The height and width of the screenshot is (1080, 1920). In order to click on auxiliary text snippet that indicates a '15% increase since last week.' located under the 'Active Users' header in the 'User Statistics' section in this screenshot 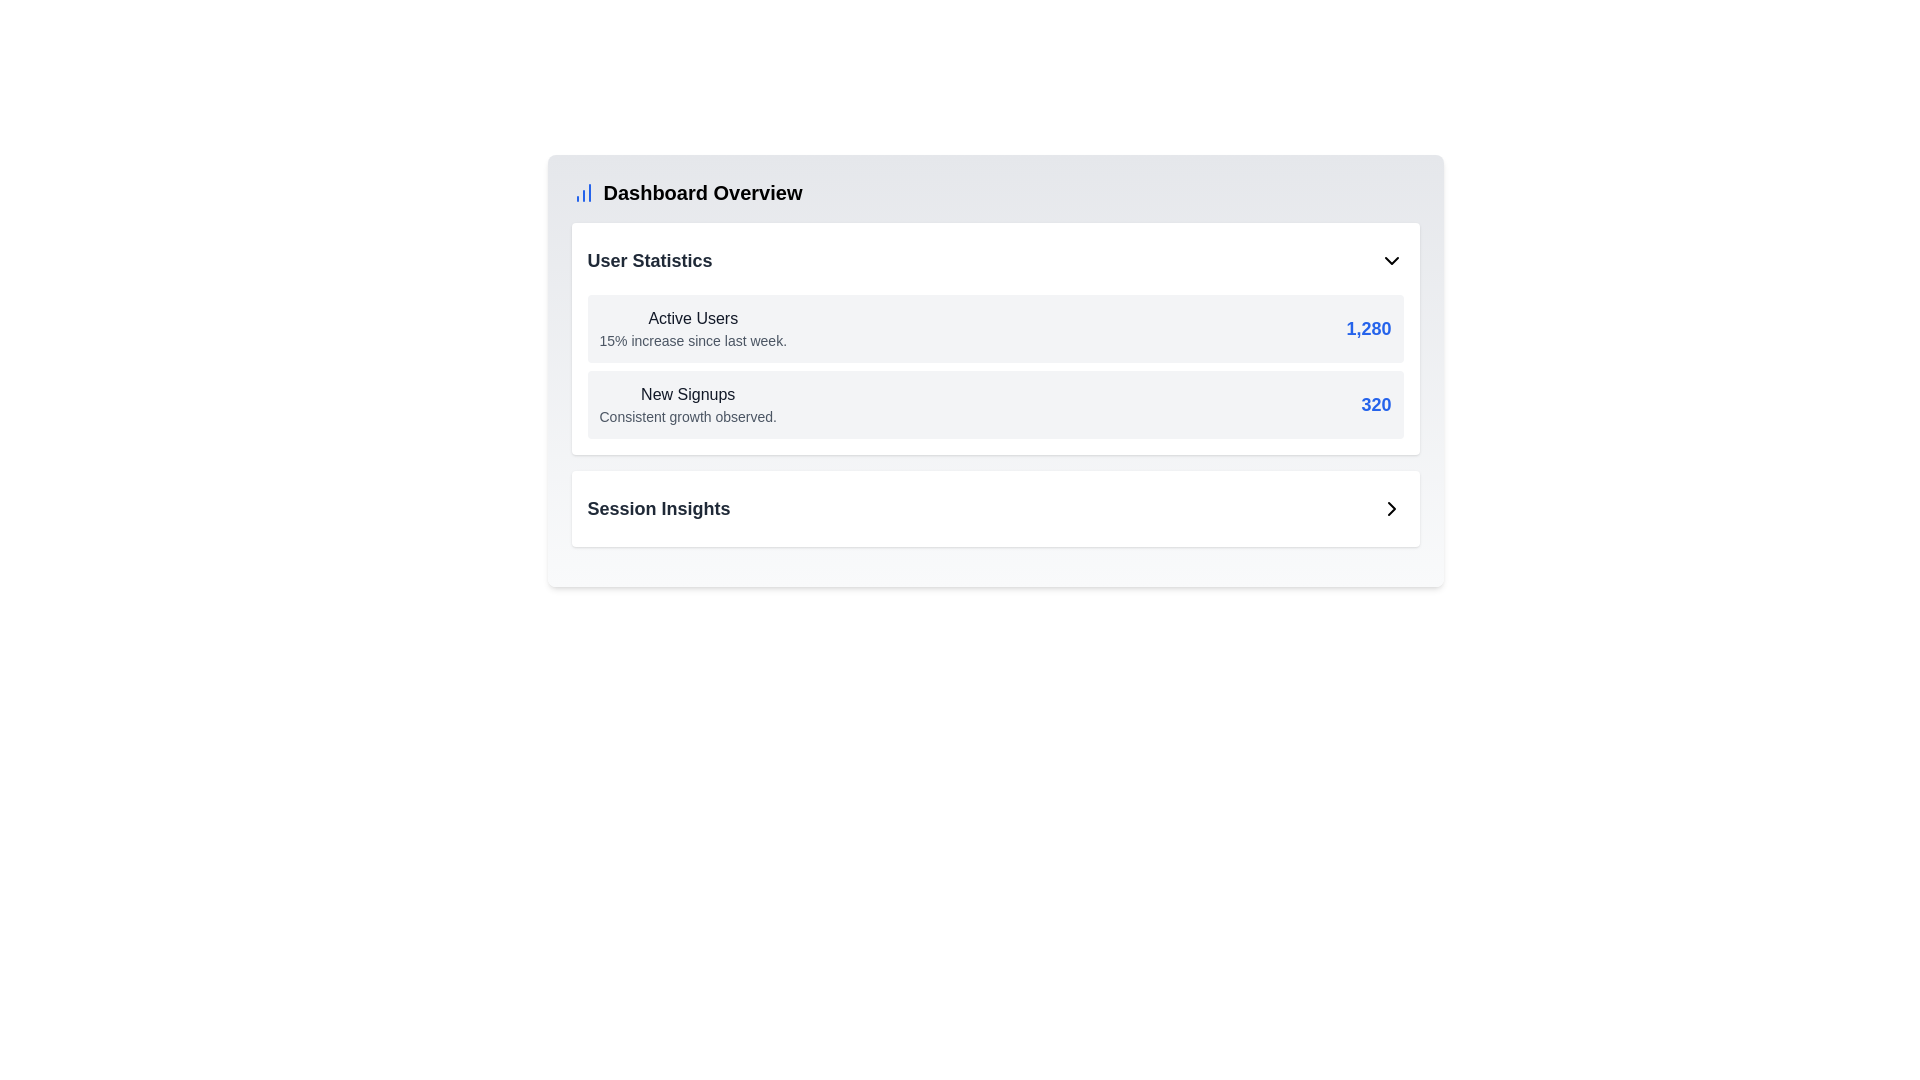, I will do `click(693, 339)`.